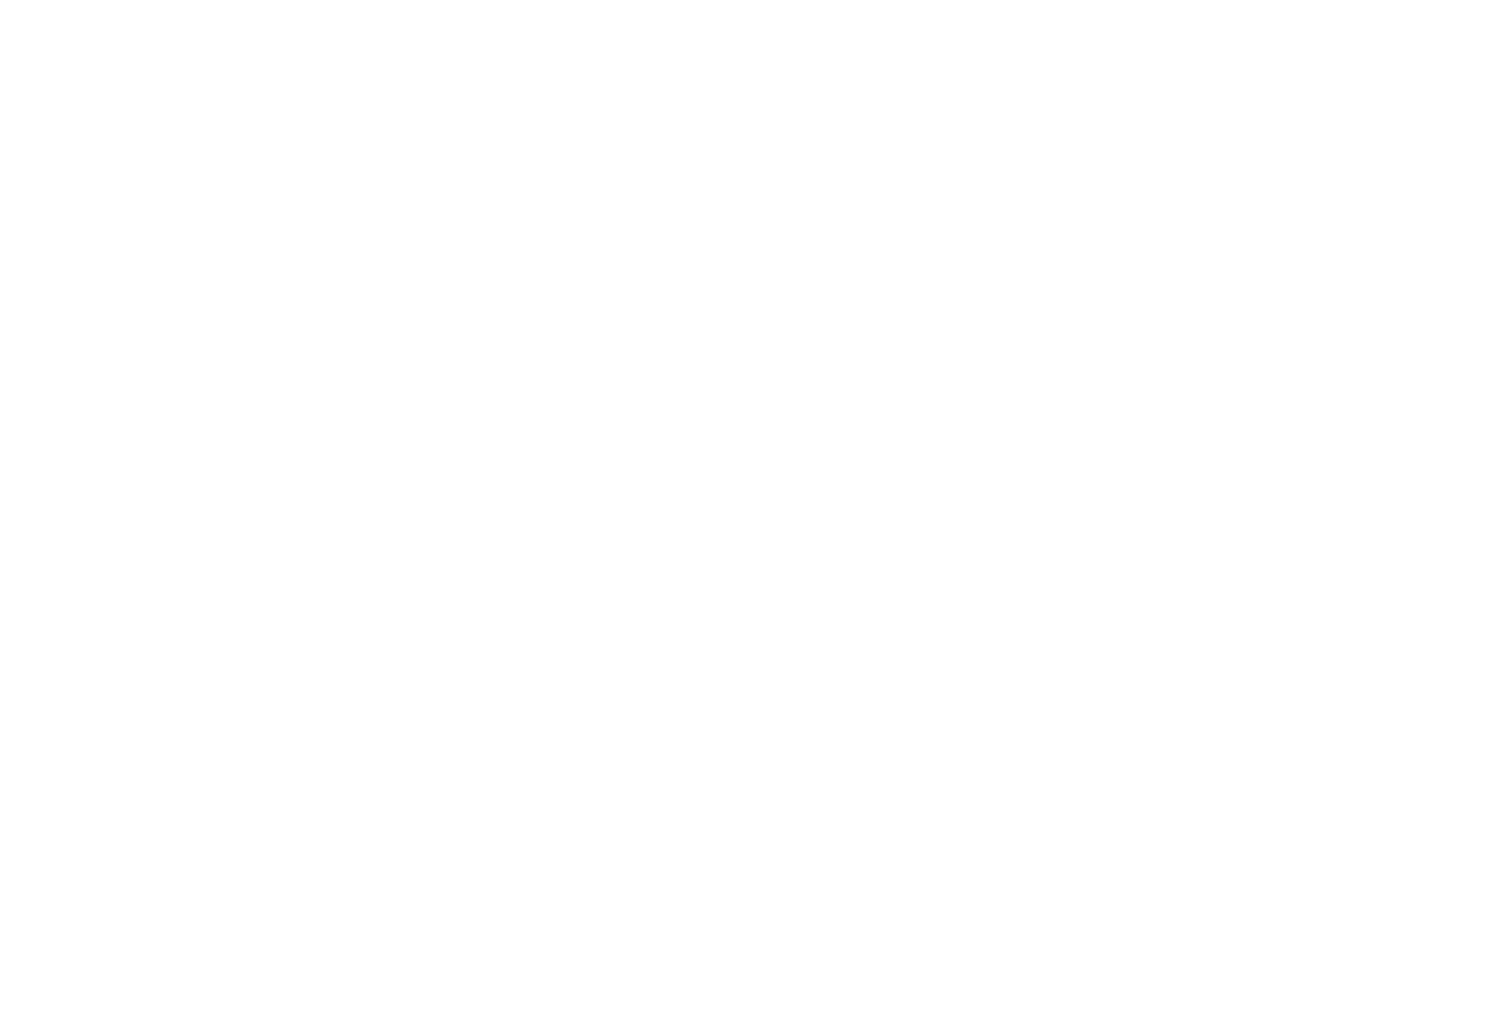 This screenshot has width=1500, height=1019. What do you see at coordinates (396, 823) in the screenshot?
I see `'About Future'` at bounding box center [396, 823].